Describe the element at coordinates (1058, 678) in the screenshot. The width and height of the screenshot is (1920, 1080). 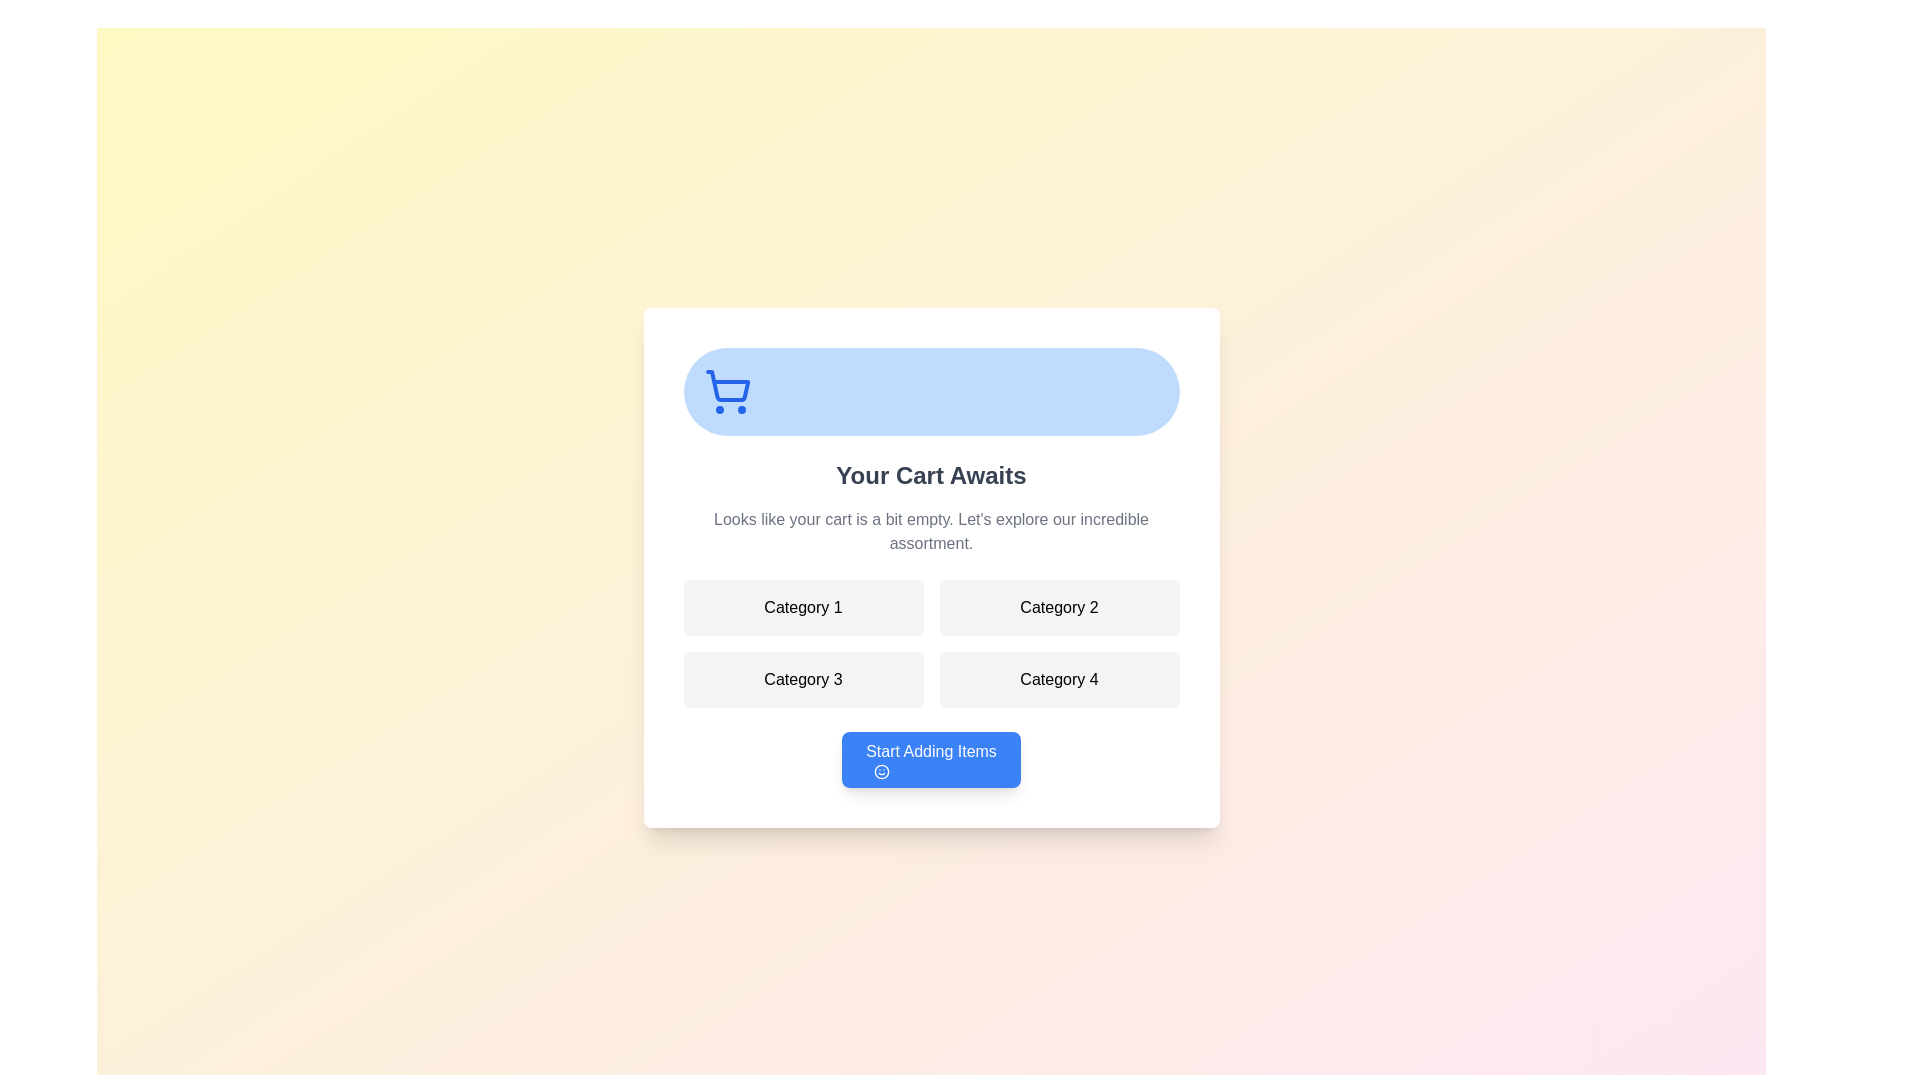
I see `the 'Category 4' button located in the lower-right corner of the 2x2 grid layout` at that location.